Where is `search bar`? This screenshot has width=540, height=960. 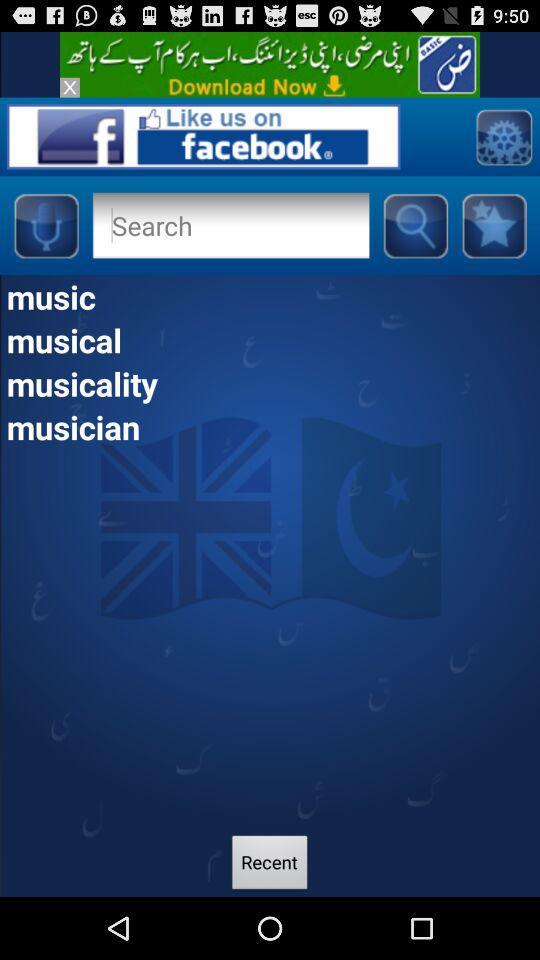
search bar is located at coordinates (229, 225).